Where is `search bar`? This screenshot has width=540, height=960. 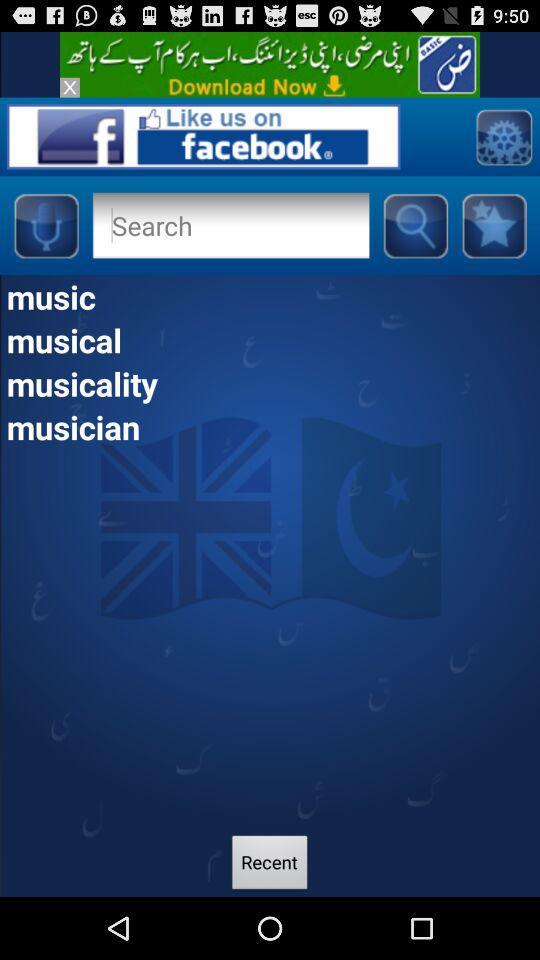
search bar is located at coordinates (229, 225).